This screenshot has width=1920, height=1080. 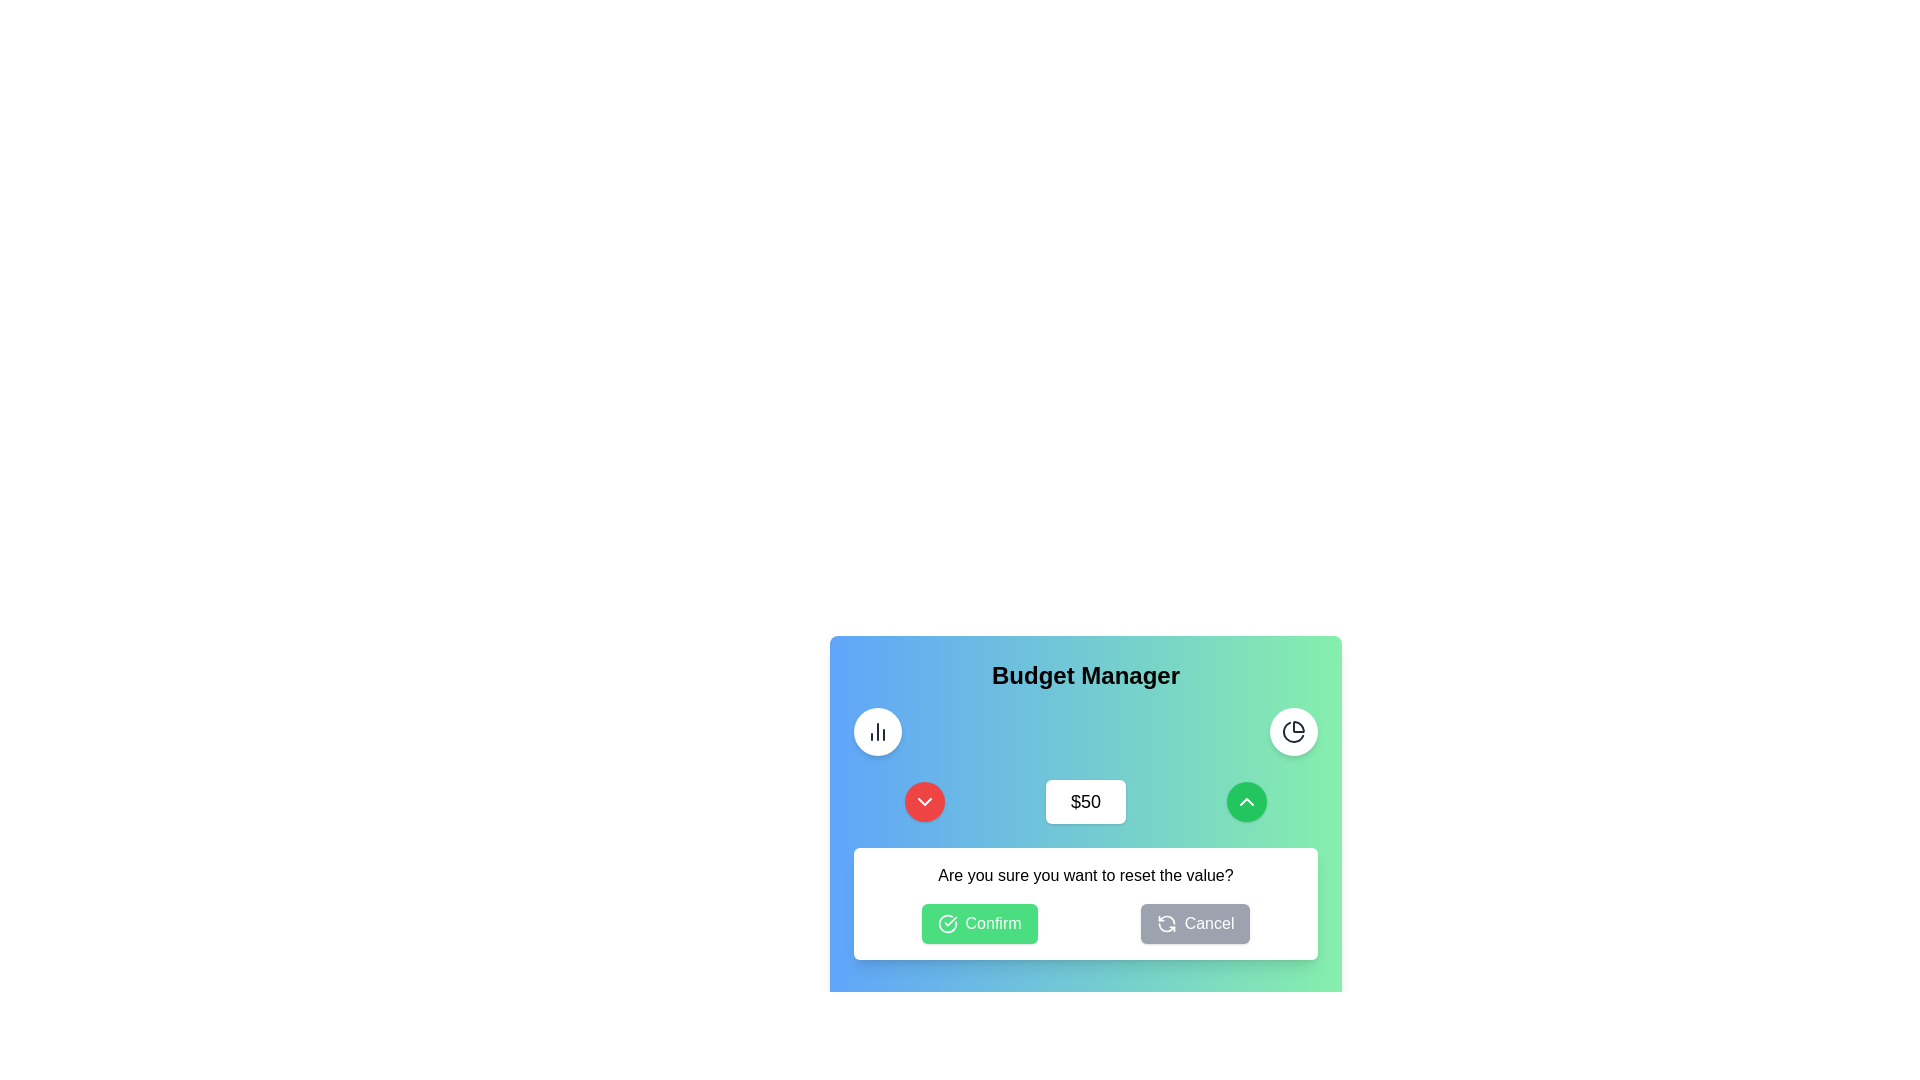 What do you see at coordinates (923, 801) in the screenshot?
I see `the circular button containing the downward-pointing chevron icon for accessibility` at bounding box center [923, 801].